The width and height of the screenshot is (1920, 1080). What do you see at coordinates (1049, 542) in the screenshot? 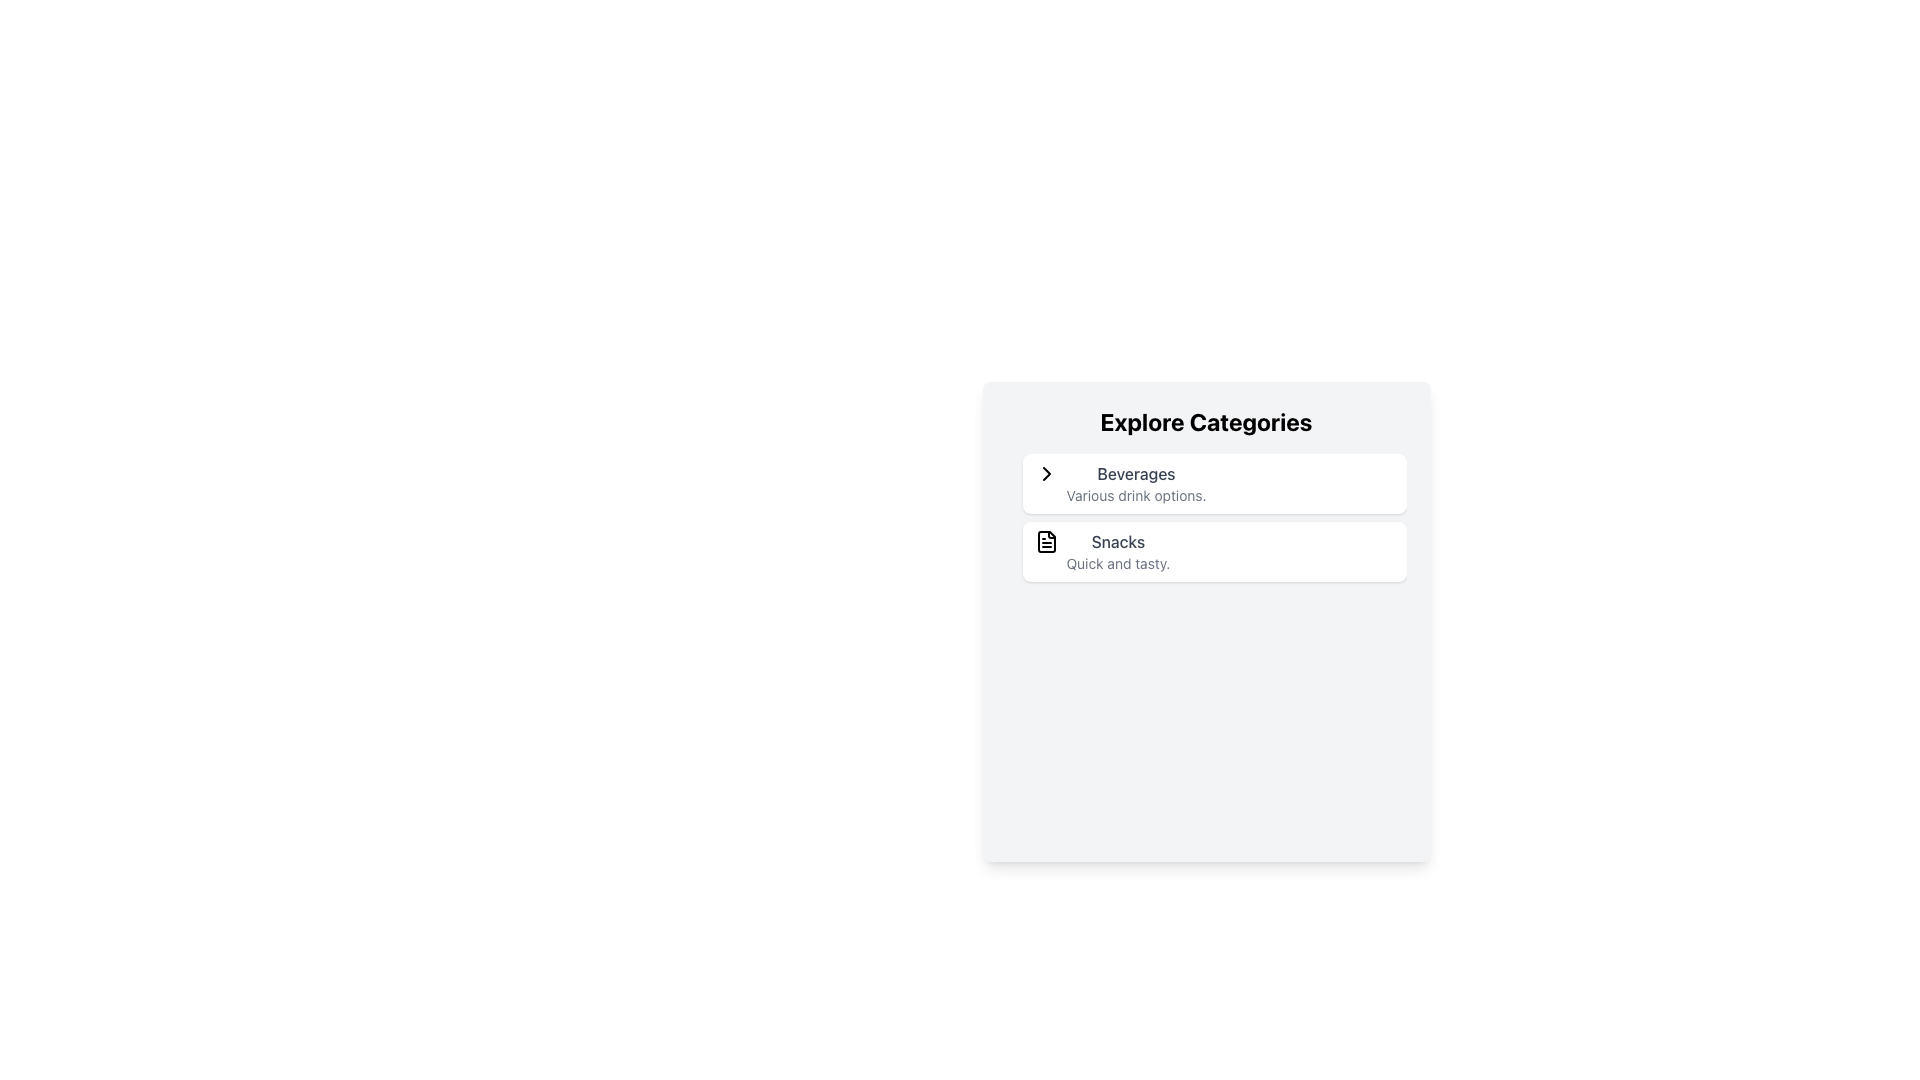
I see `the document icon at the beginning of the 'Snacks' row, which is styled in a minimalist outline format and positioned to the left of the textual content` at bounding box center [1049, 542].